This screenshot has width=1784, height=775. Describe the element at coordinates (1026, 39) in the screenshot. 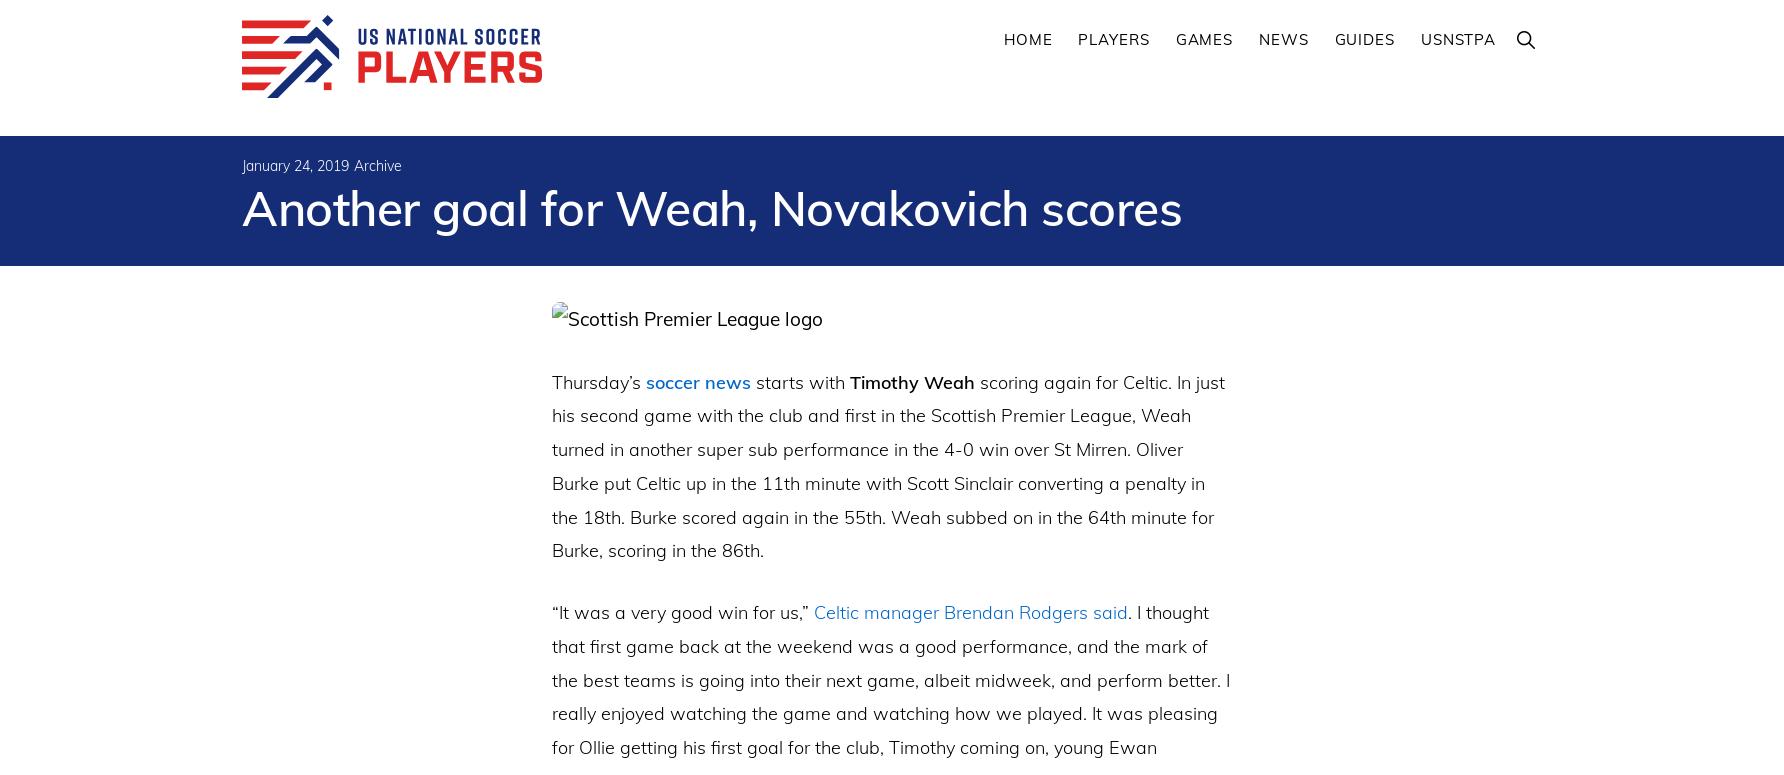

I see `'Home'` at that location.